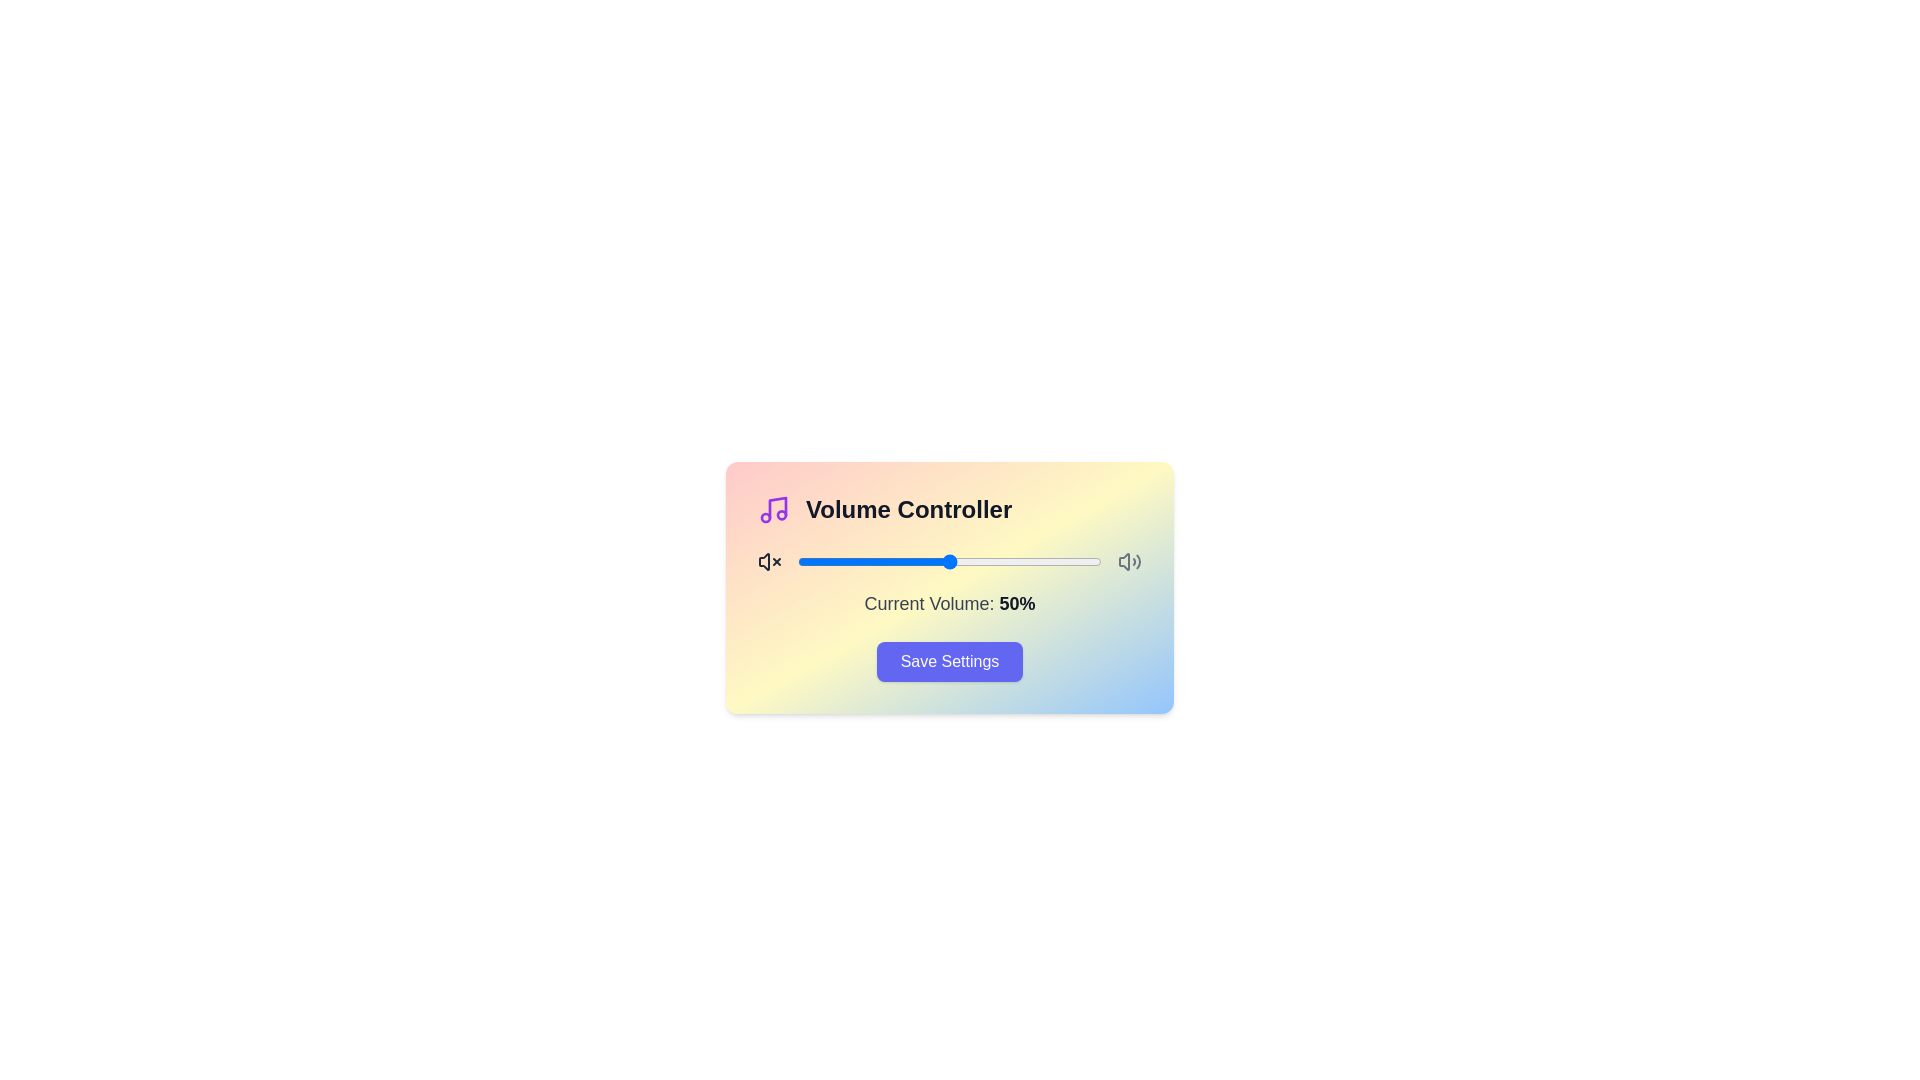 Image resolution: width=1920 pixels, height=1080 pixels. I want to click on the volume slider to 54%, so click(962, 562).